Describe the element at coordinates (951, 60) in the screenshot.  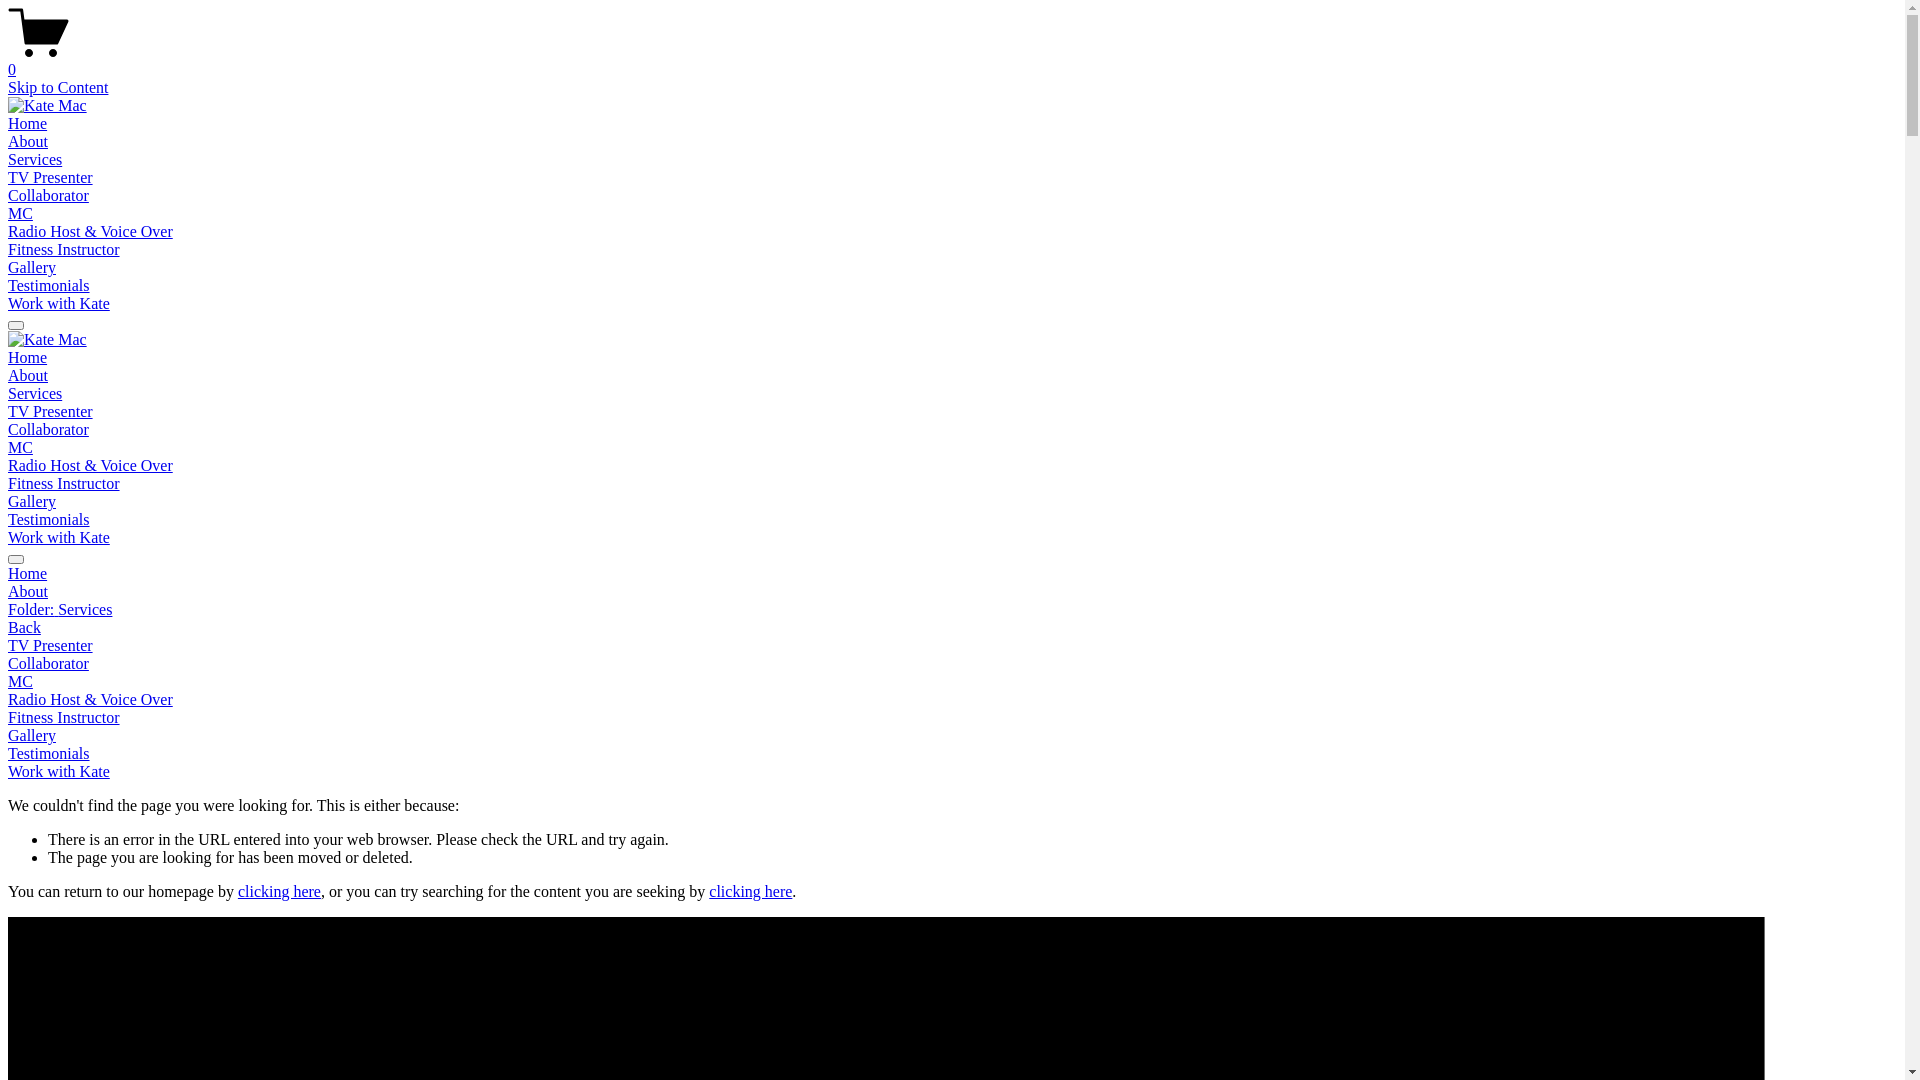
I see `'0'` at that location.